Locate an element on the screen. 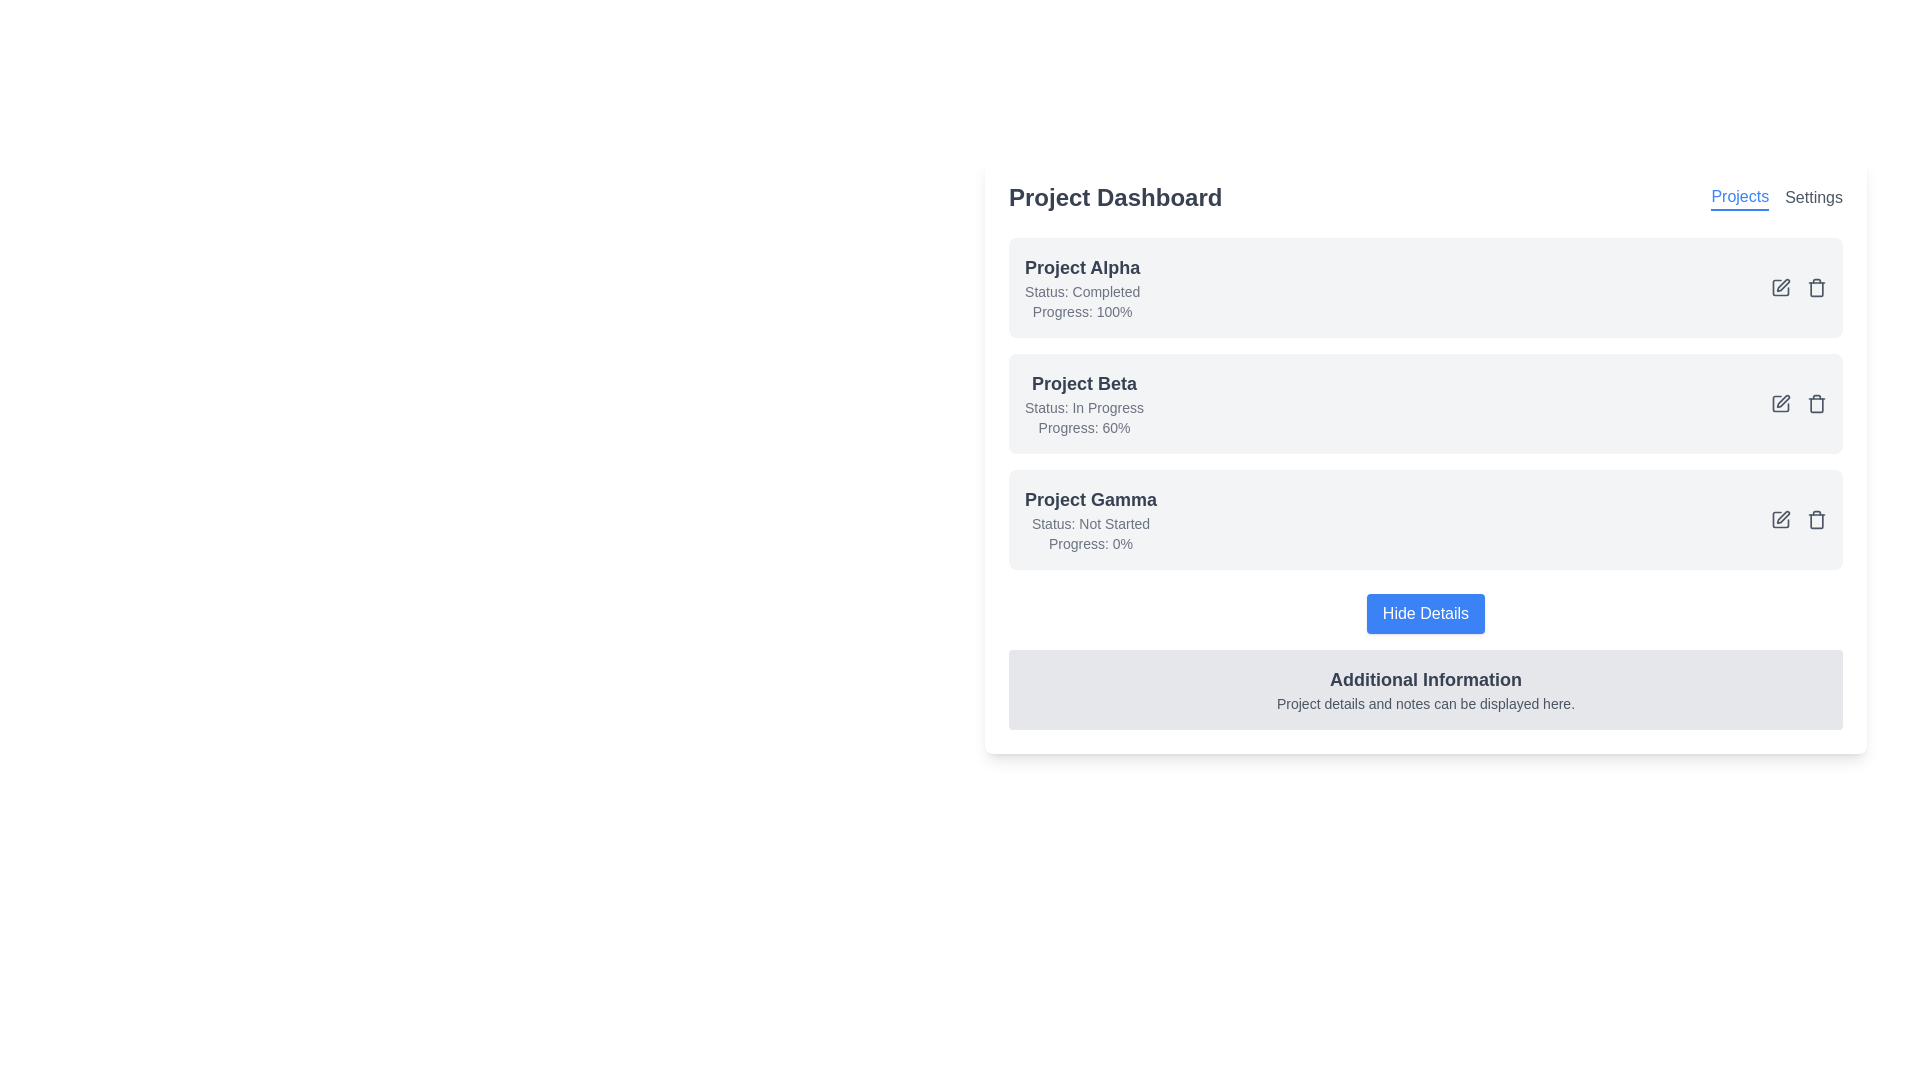 Image resolution: width=1920 pixels, height=1080 pixels. the button that toggles the visibility of additional information related to 'Project Gamma' to observe a color change is located at coordinates (1424, 612).